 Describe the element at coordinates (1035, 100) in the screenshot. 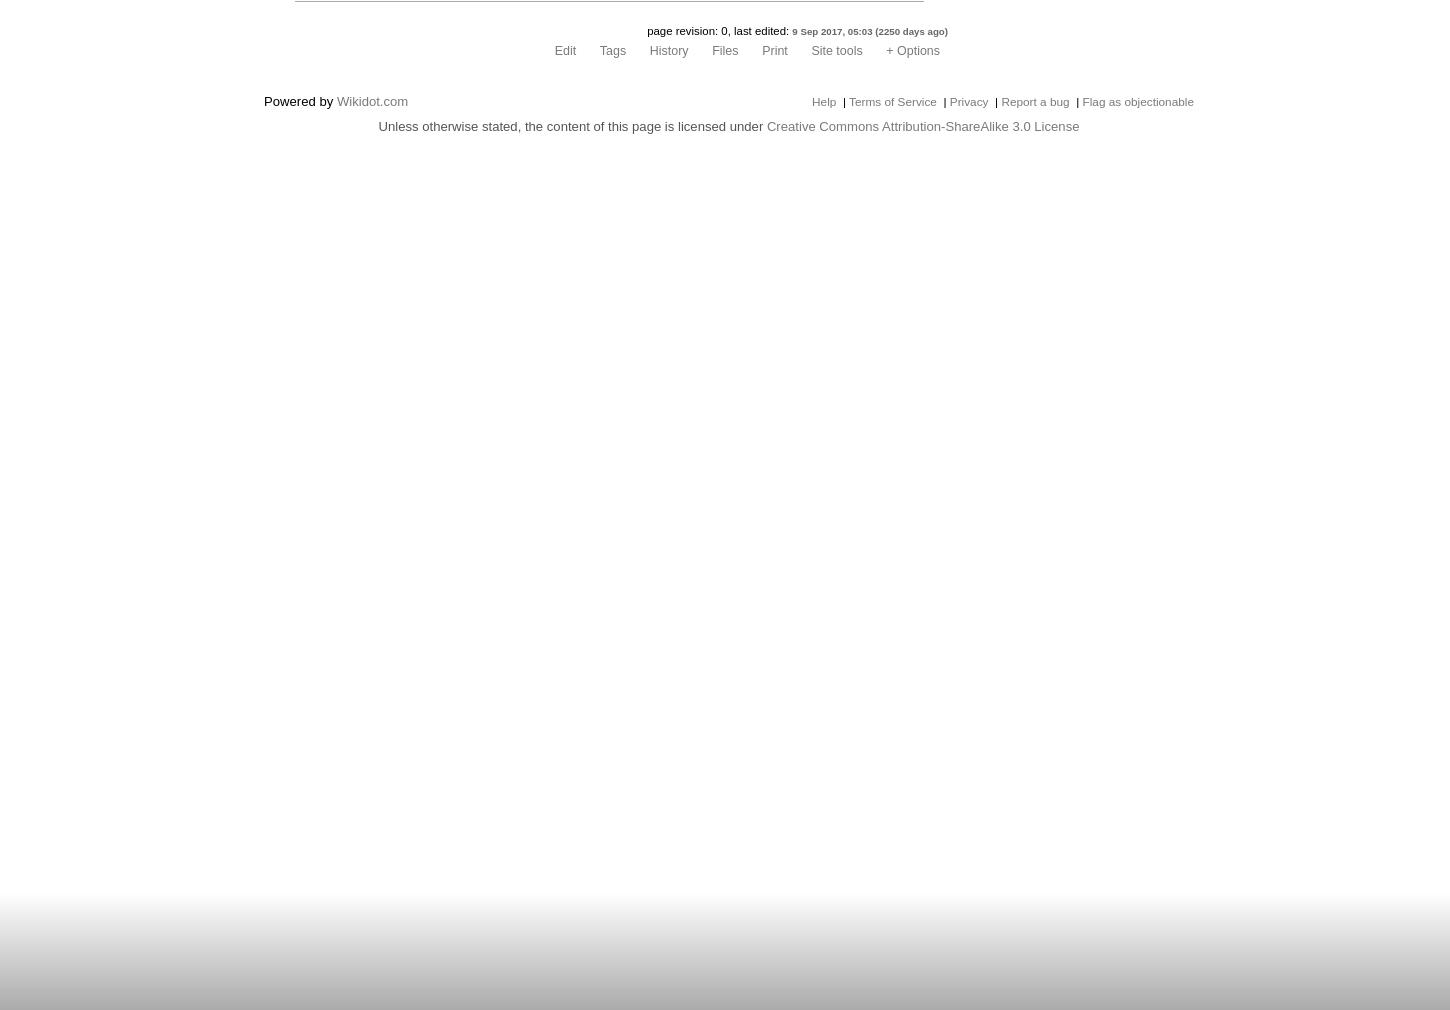

I see `'Report a bug'` at that location.